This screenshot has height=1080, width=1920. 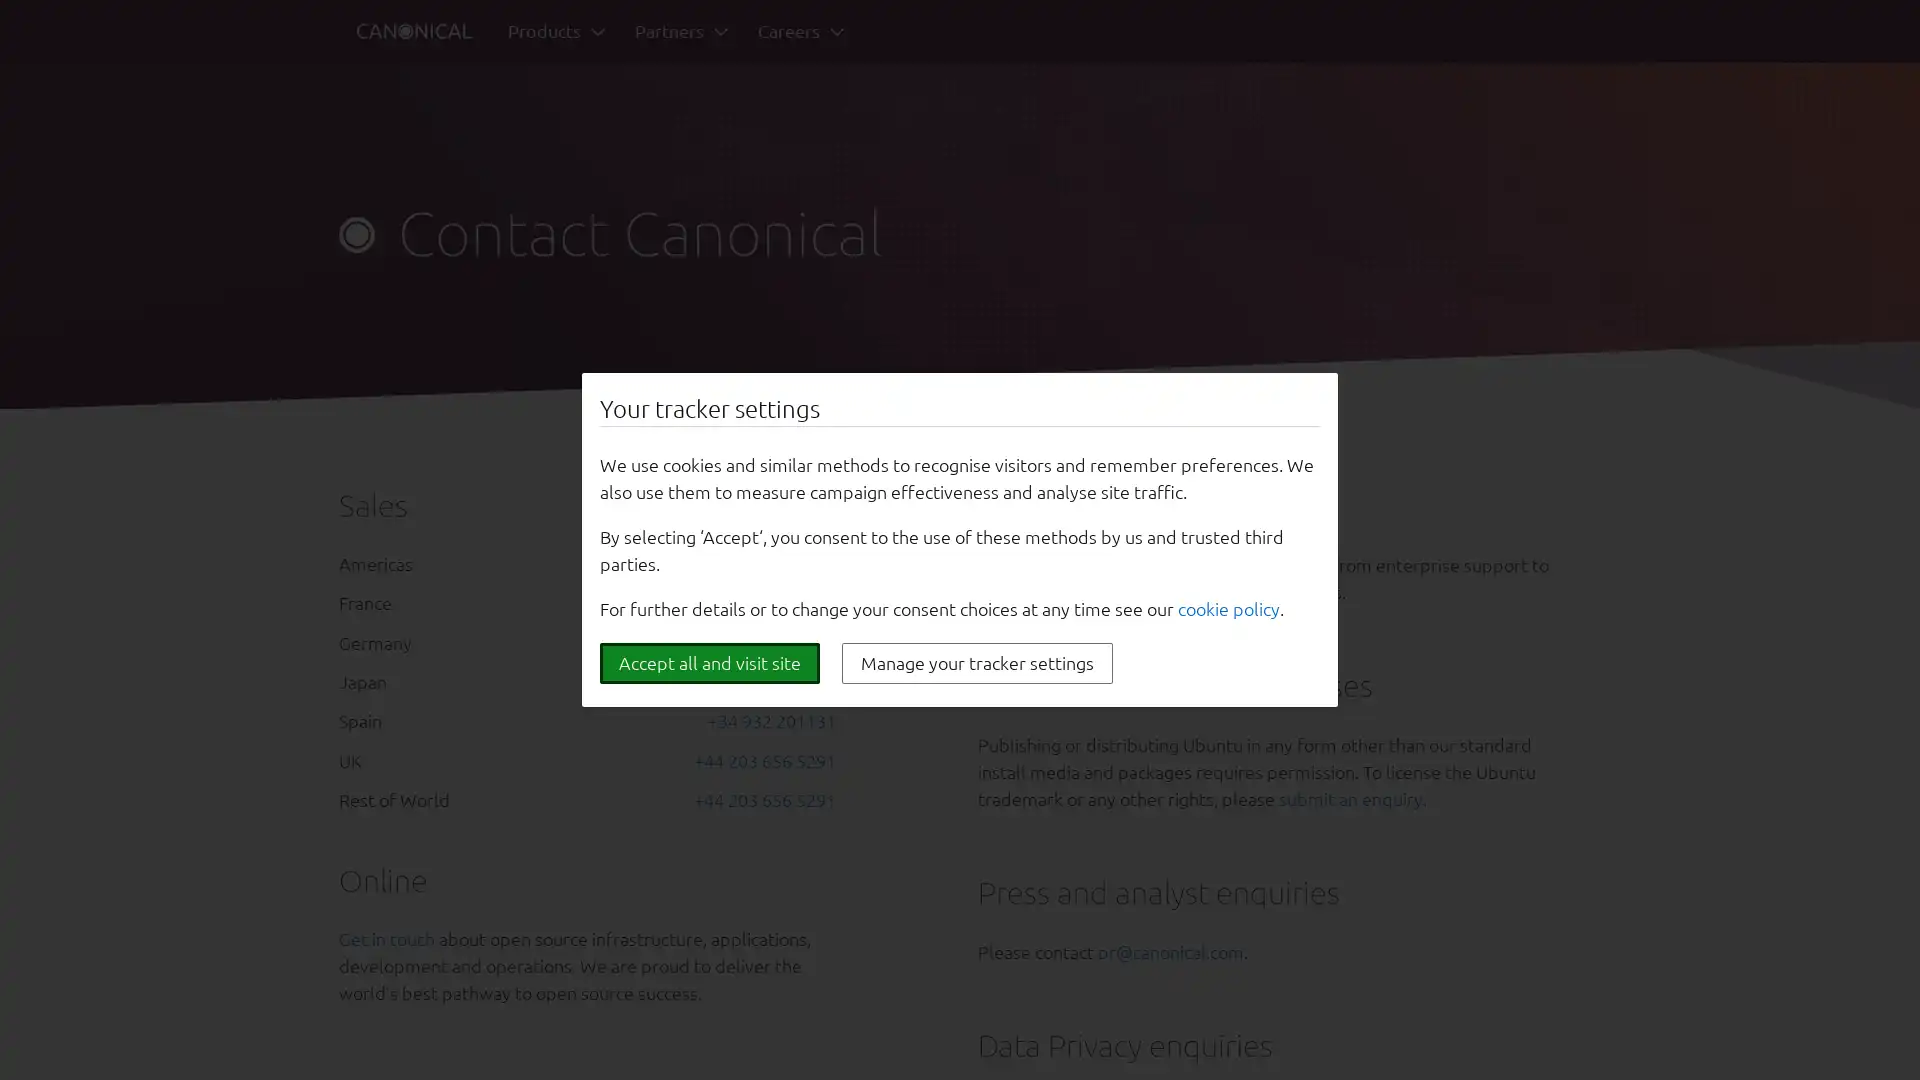 What do you see at coordinates (710, 663) in the screenshot?
I see `Accept all and visit site` at bounding box center [710, 663].